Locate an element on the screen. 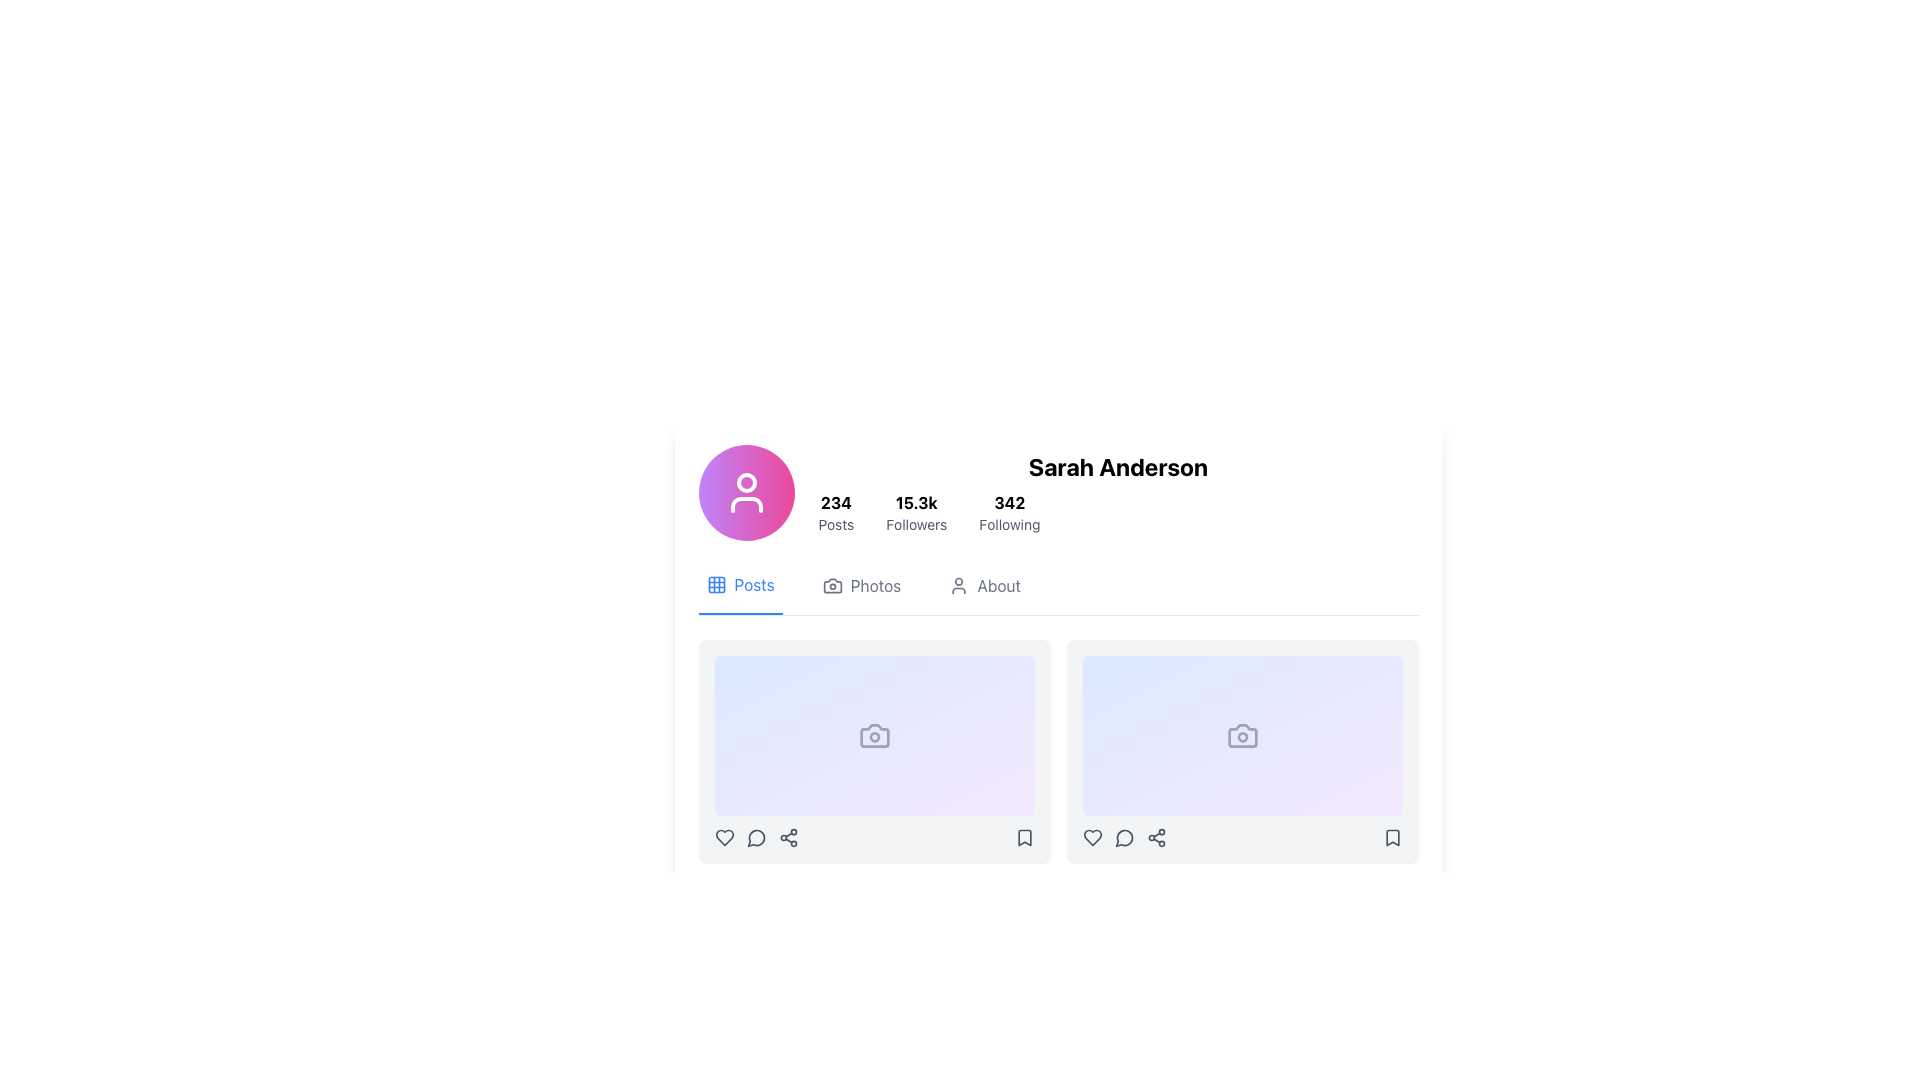 The width and height of the screenshot is (1920, 1080). the Profile Avatar element, which displays the user's profile picture for 'Sarah Anderson', located at the leftmost side of the user information section is located at coordinates (745, 493).